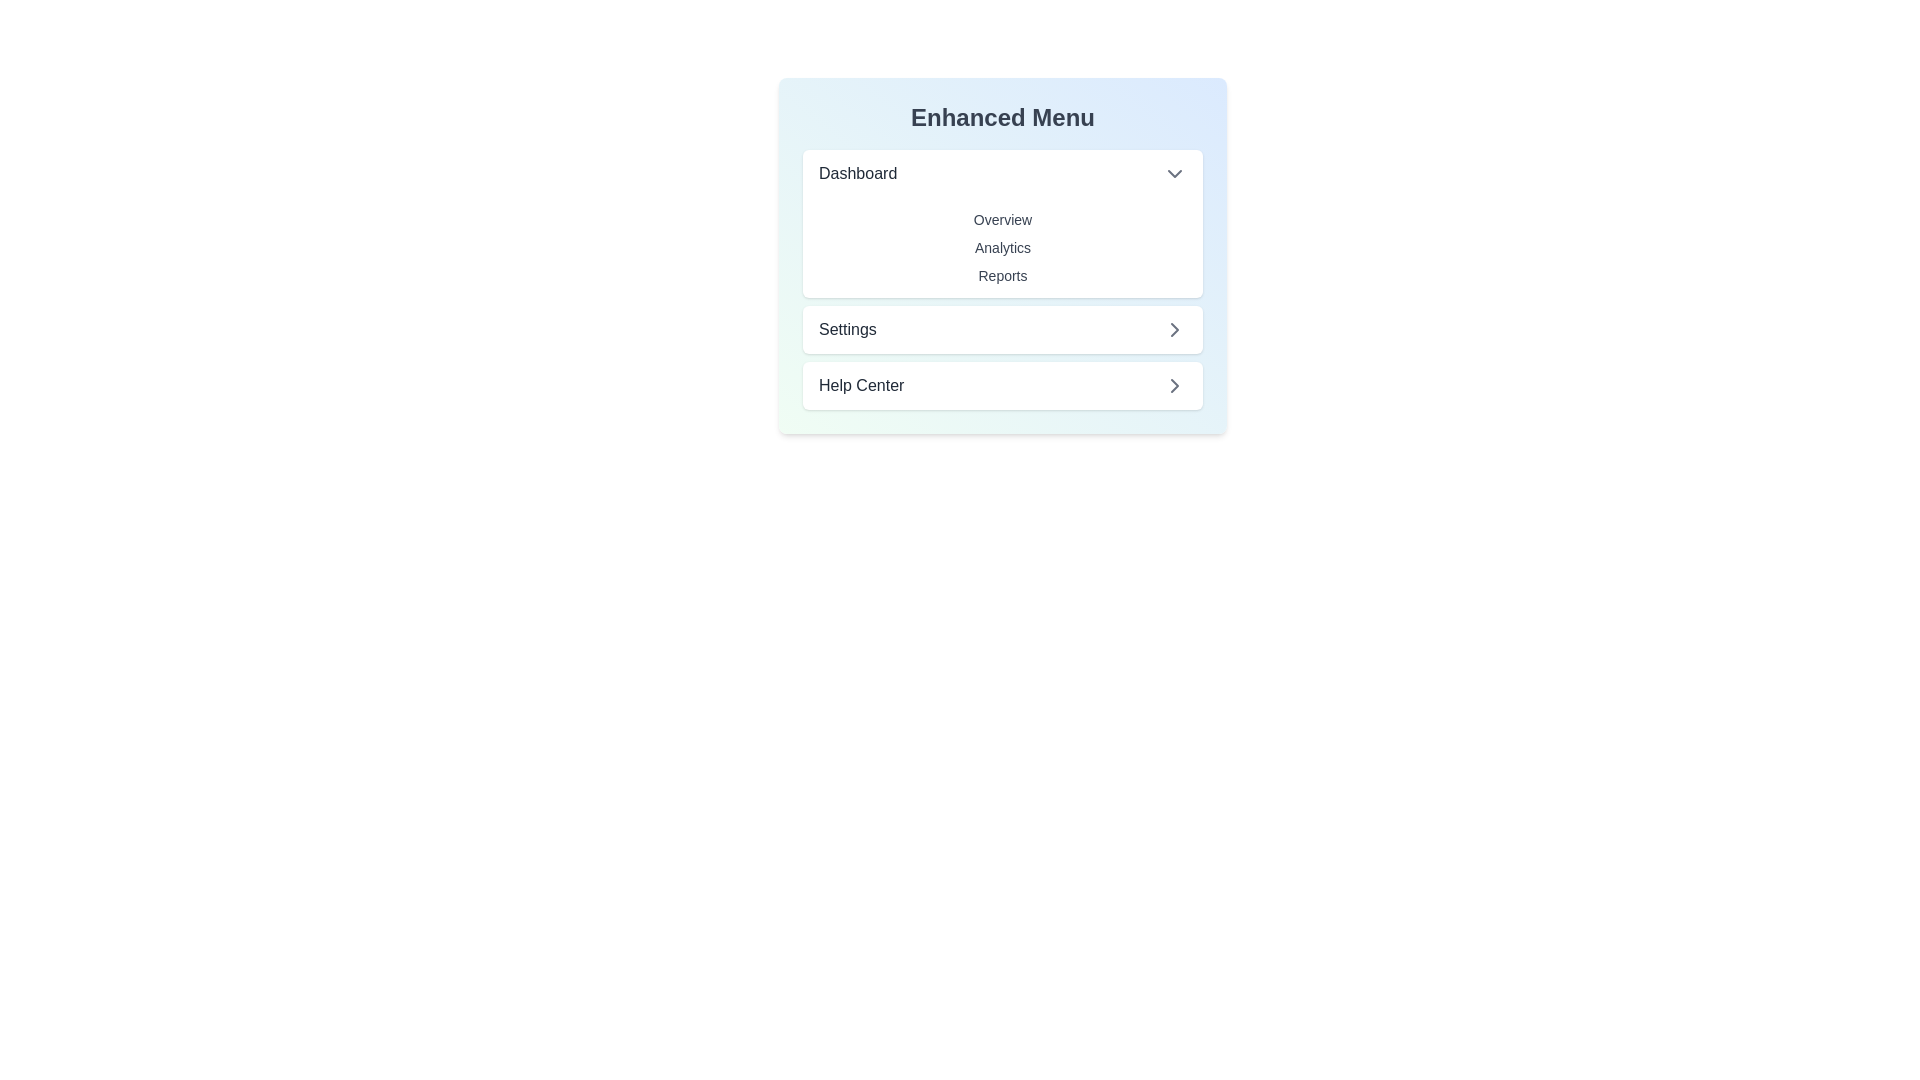  I want to click on the 'Dashboard' text label that is styled in medium-weight font and dark gray color, located in the top section of the 'Enhanced Menu' vertical menu interface, so click(858, 172).